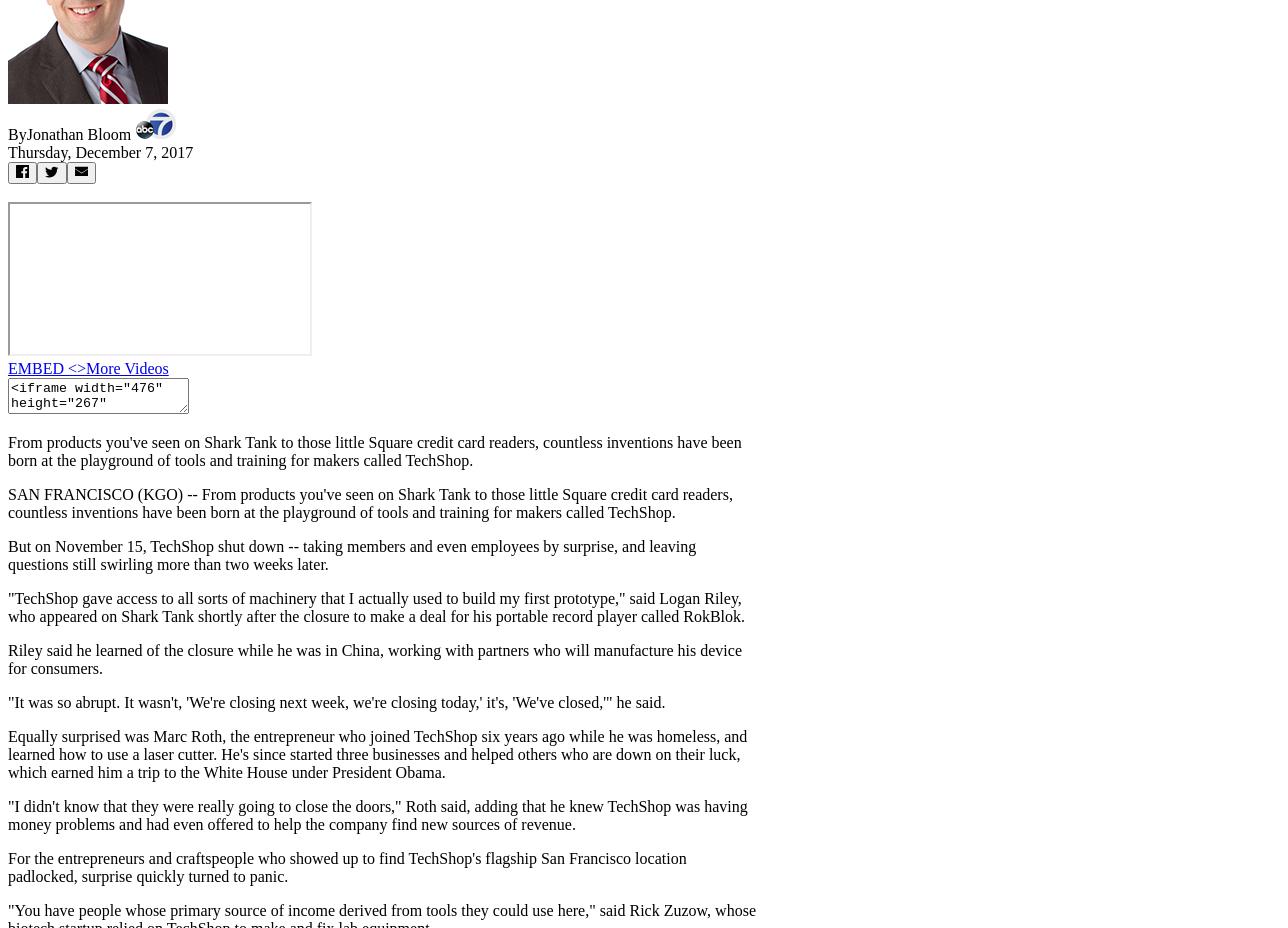 Image resolution: width=1288 pixels, height=928 pixels. Describe the element at coordinates (377, 815) in the screenshot. I see `'"I didn't know that they were really going to close the doors," Roth said, adding that he knew TechShop was having money problems and had even offered to help the company find new sources of revenue.'` at that location.